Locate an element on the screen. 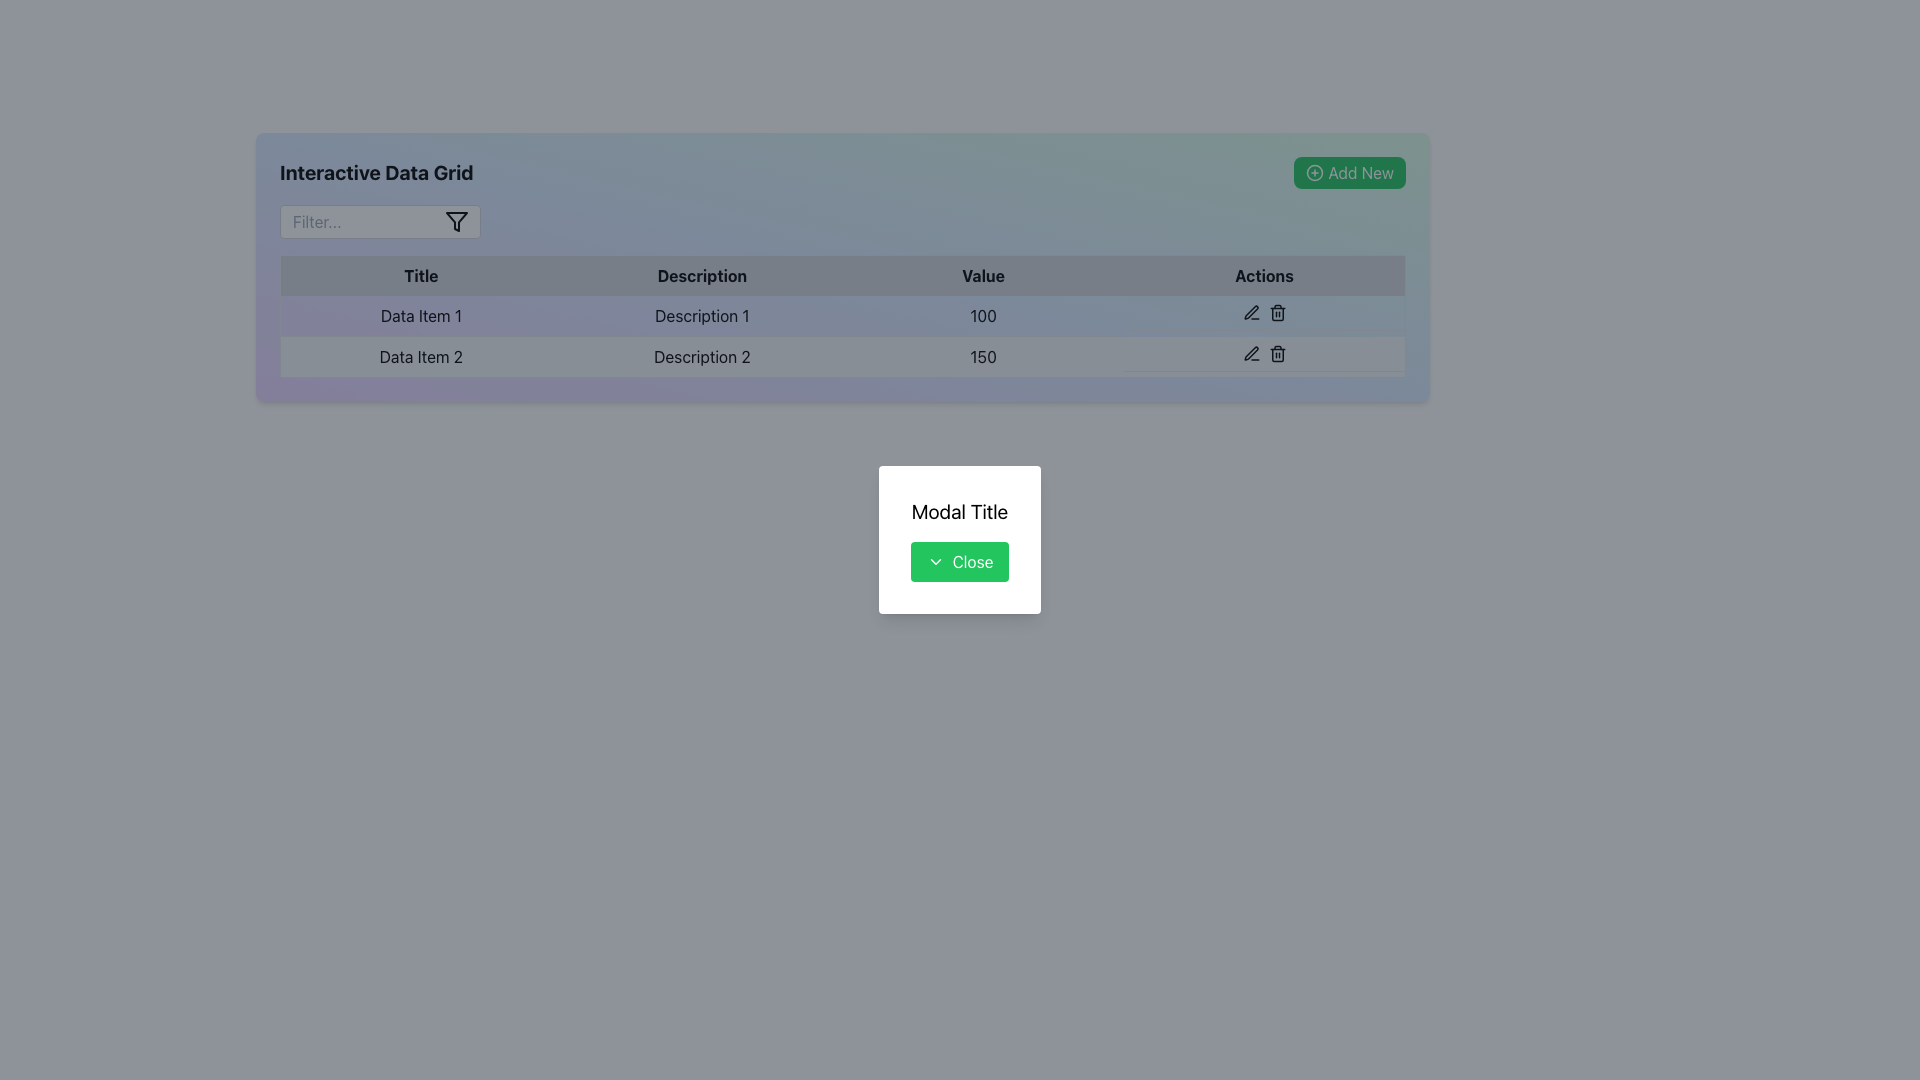 The width and height of the screenshot is (1920, 1080). the Text Display element that shows the value '100' for 'Description 1' in the third cell of the first row of the Interactive Data Grid is located at coordinates (983, 315).